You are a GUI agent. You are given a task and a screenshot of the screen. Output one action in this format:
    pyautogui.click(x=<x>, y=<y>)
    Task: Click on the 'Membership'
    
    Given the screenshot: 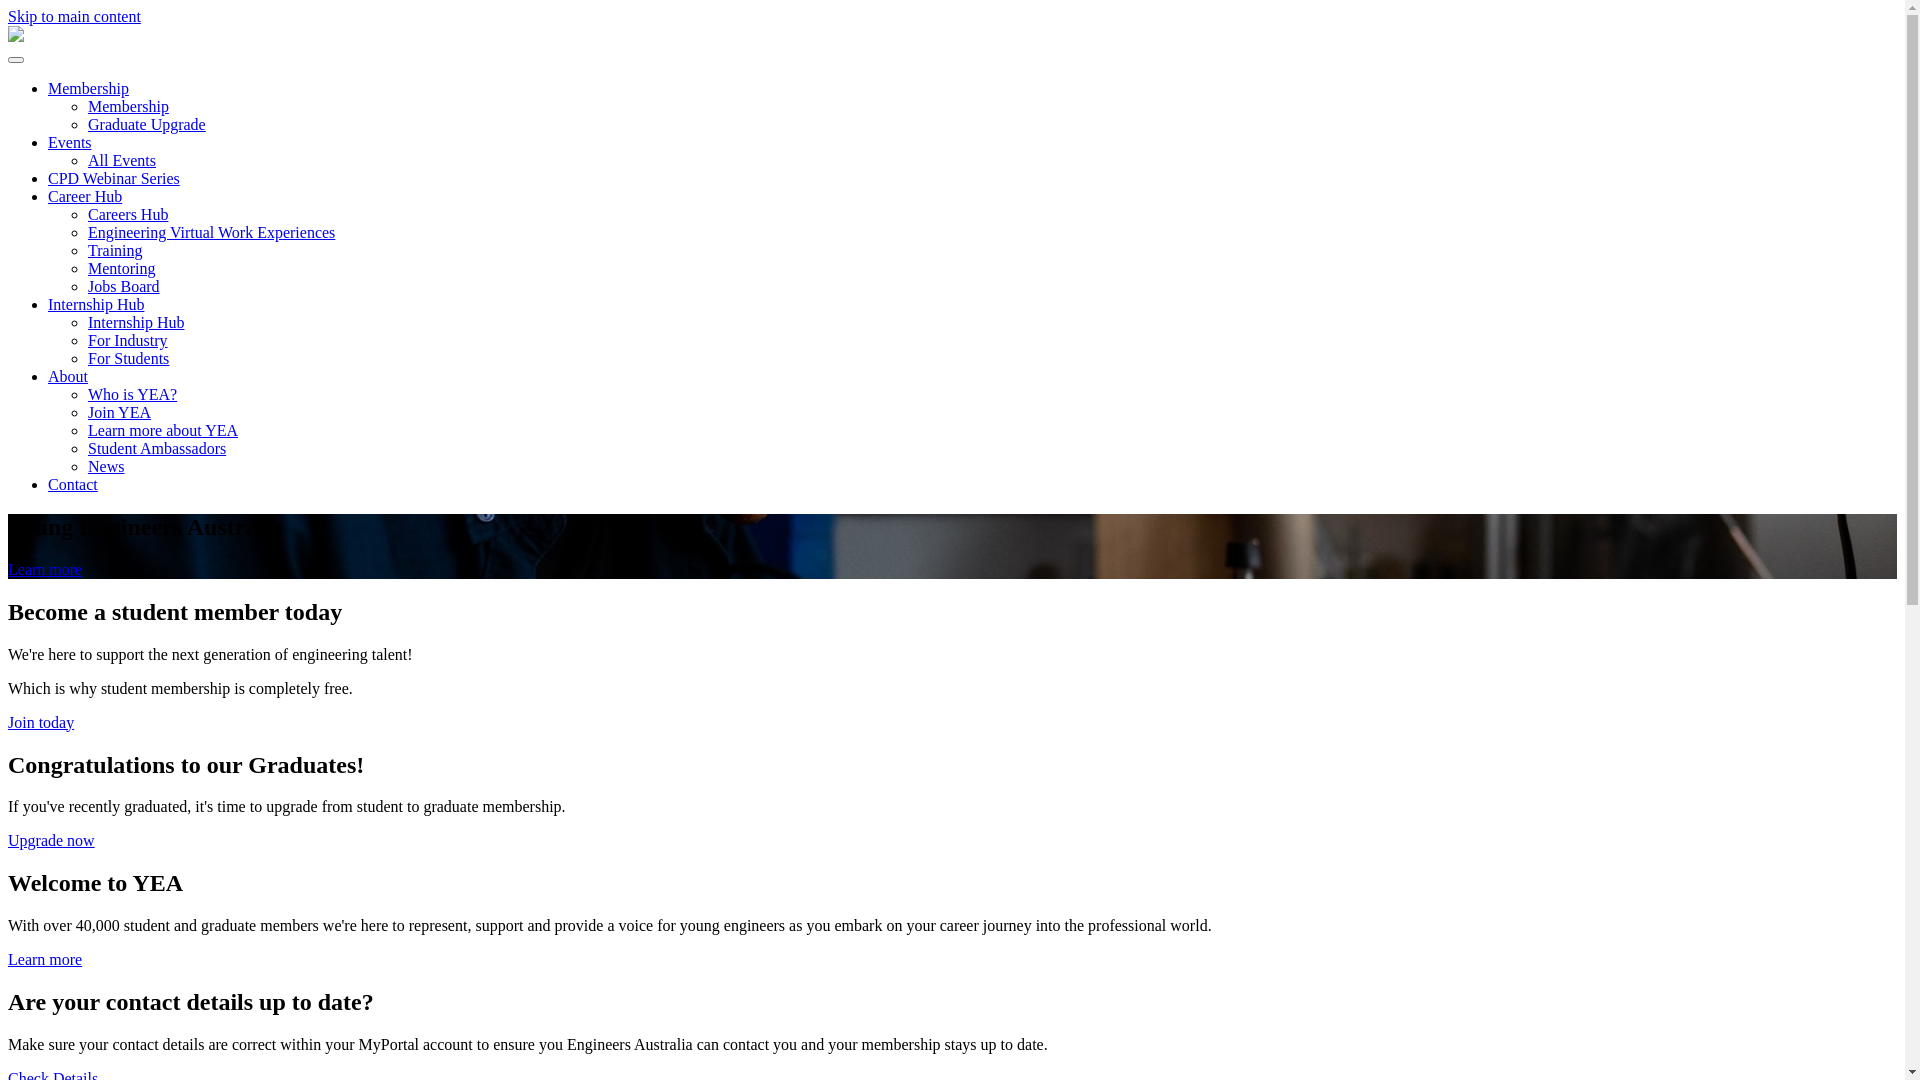 What is the action you would take?
    pyautogui.click(x=127, y=106)
    